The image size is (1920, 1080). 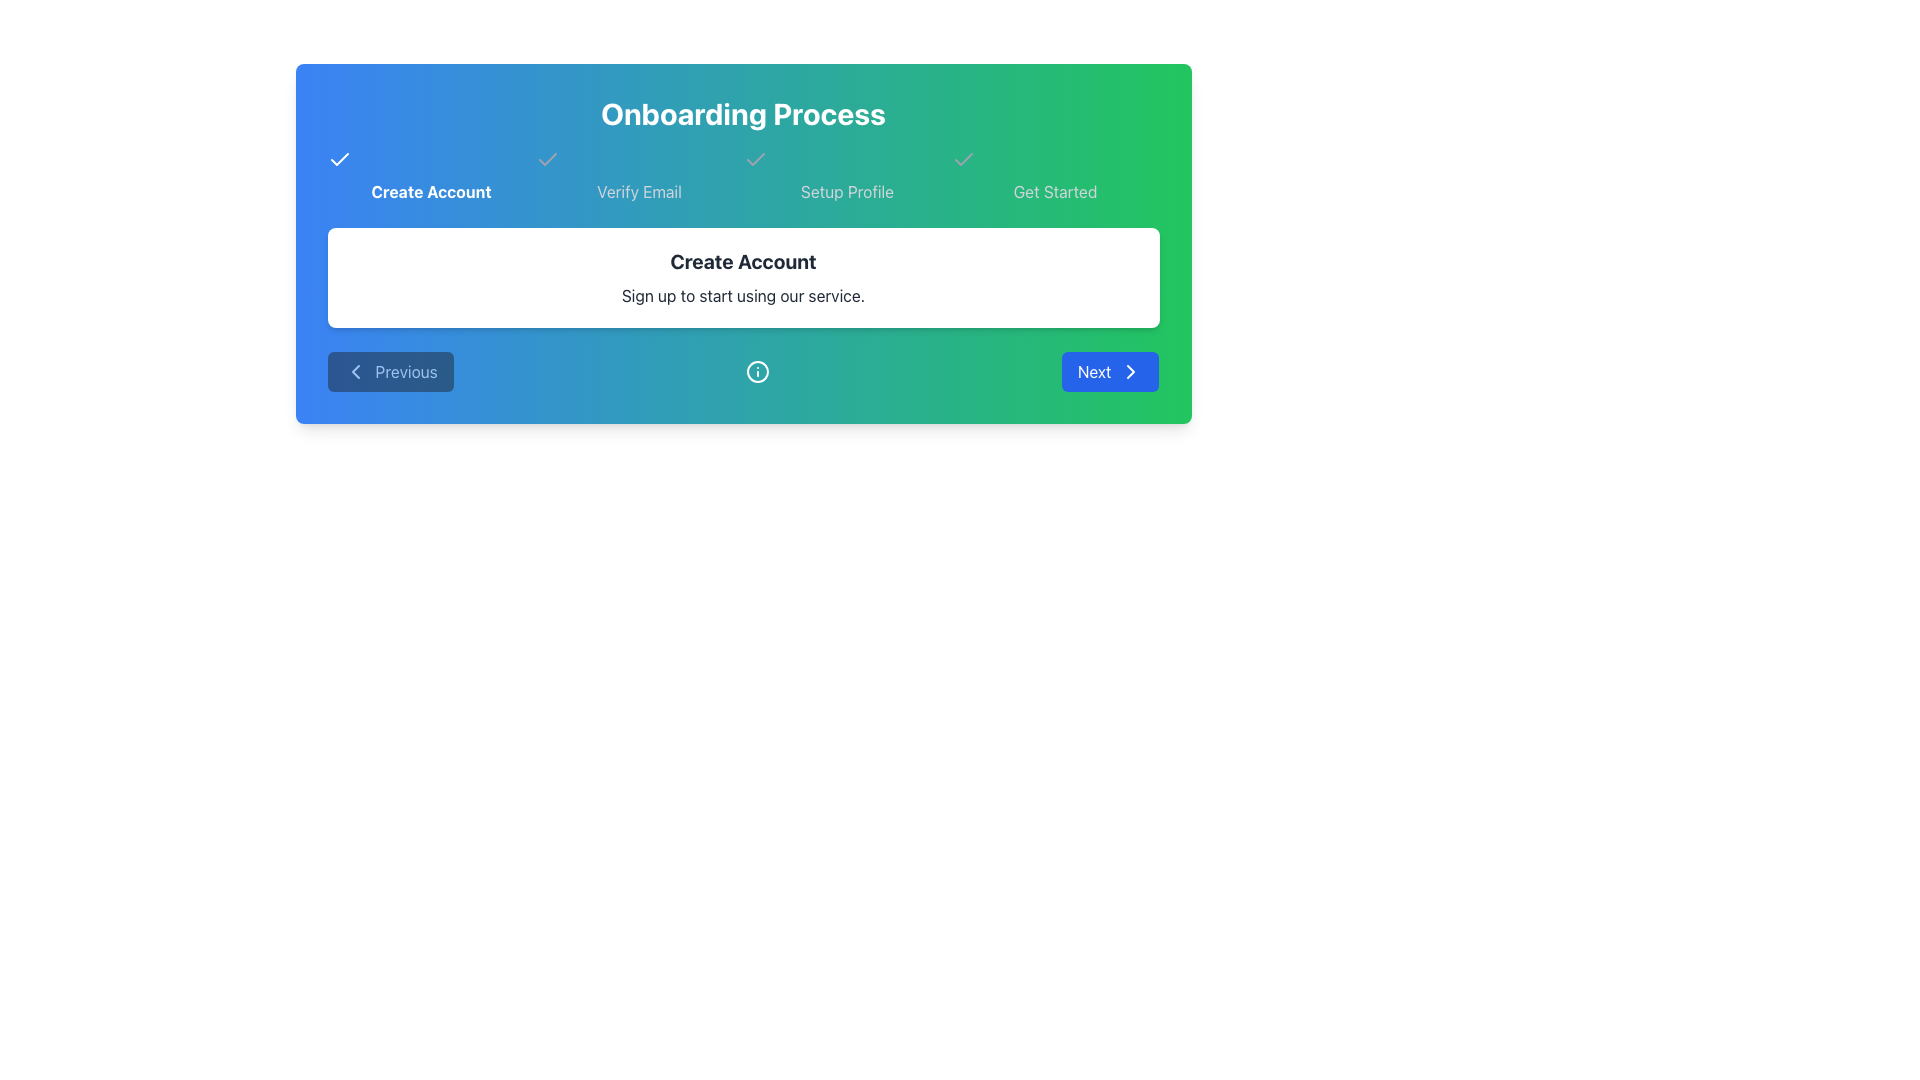 I want to click on the 'Setup Profile' text label, which indicates the current stage in the onboarding process and is the third step in the horizontal step indicator, so click(x=847, y=192).